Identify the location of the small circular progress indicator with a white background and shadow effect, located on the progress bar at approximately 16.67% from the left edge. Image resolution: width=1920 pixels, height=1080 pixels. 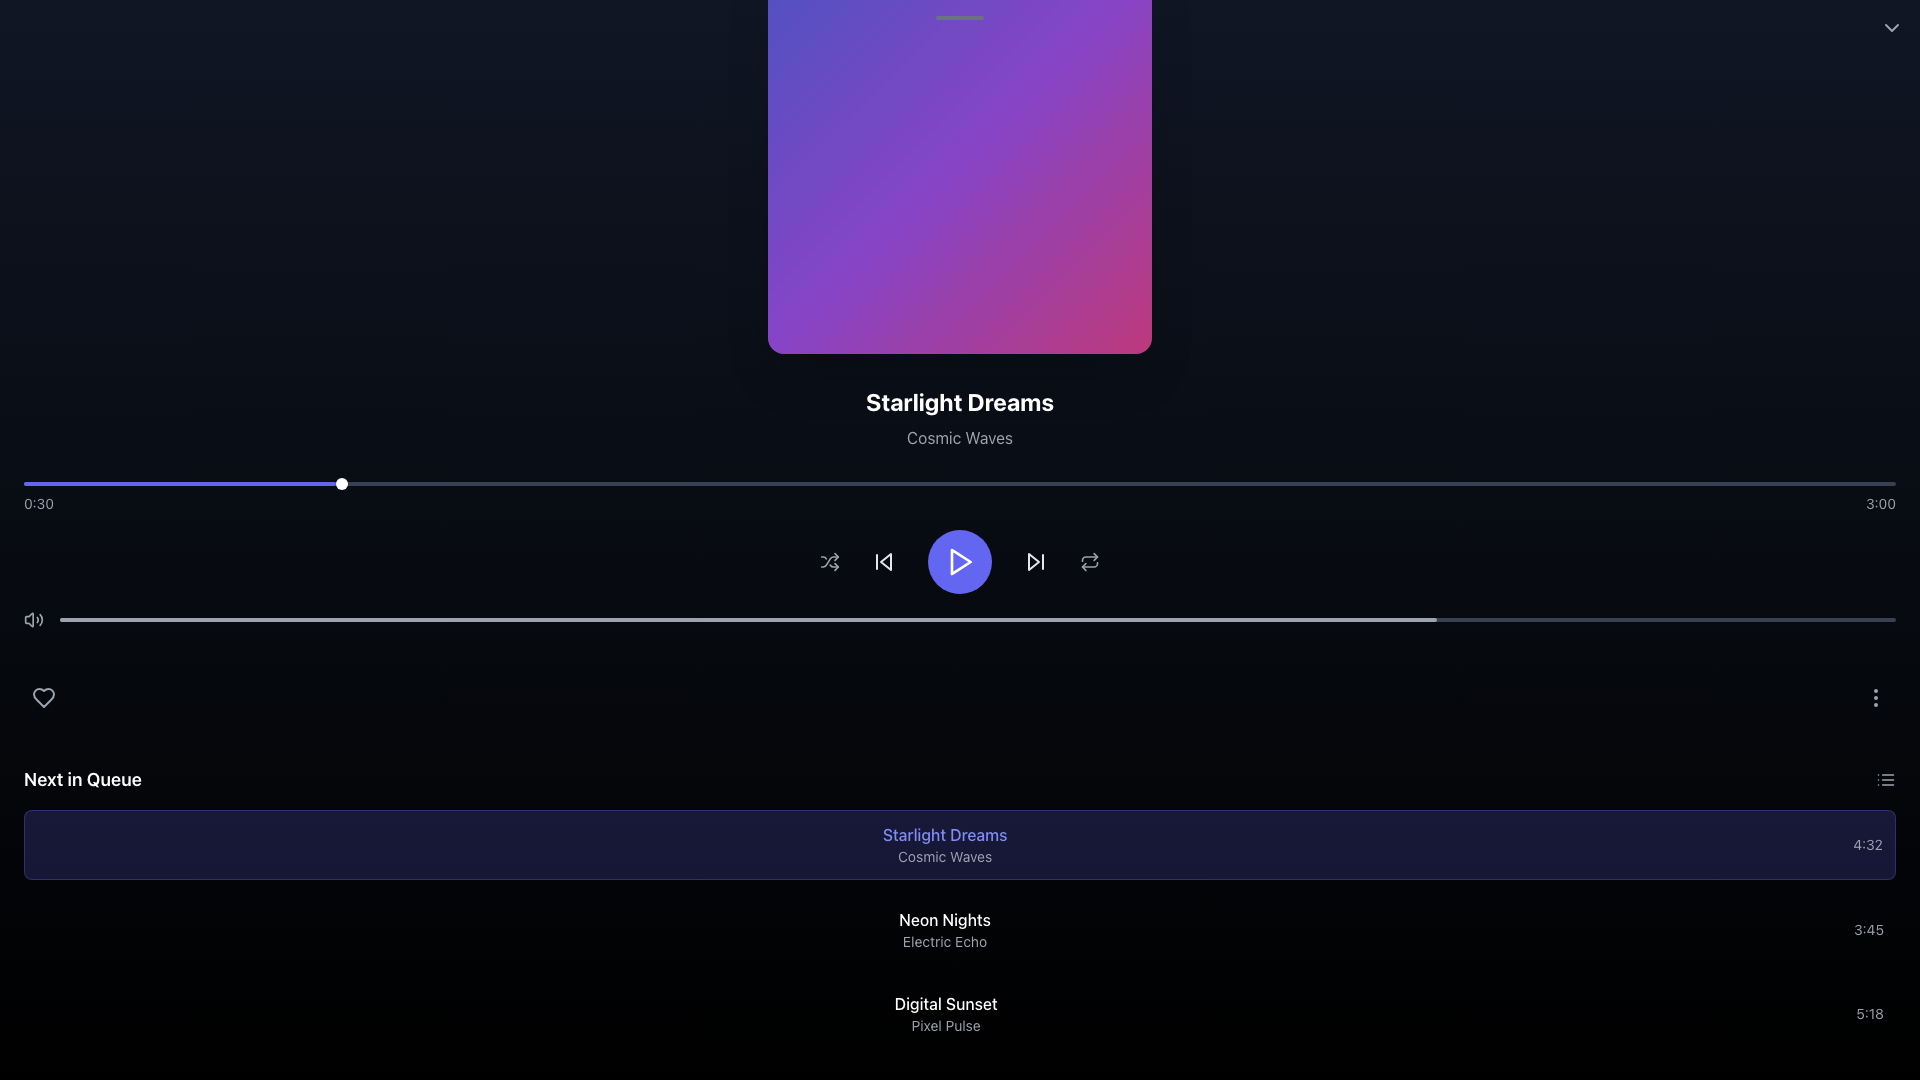
(341, 483).